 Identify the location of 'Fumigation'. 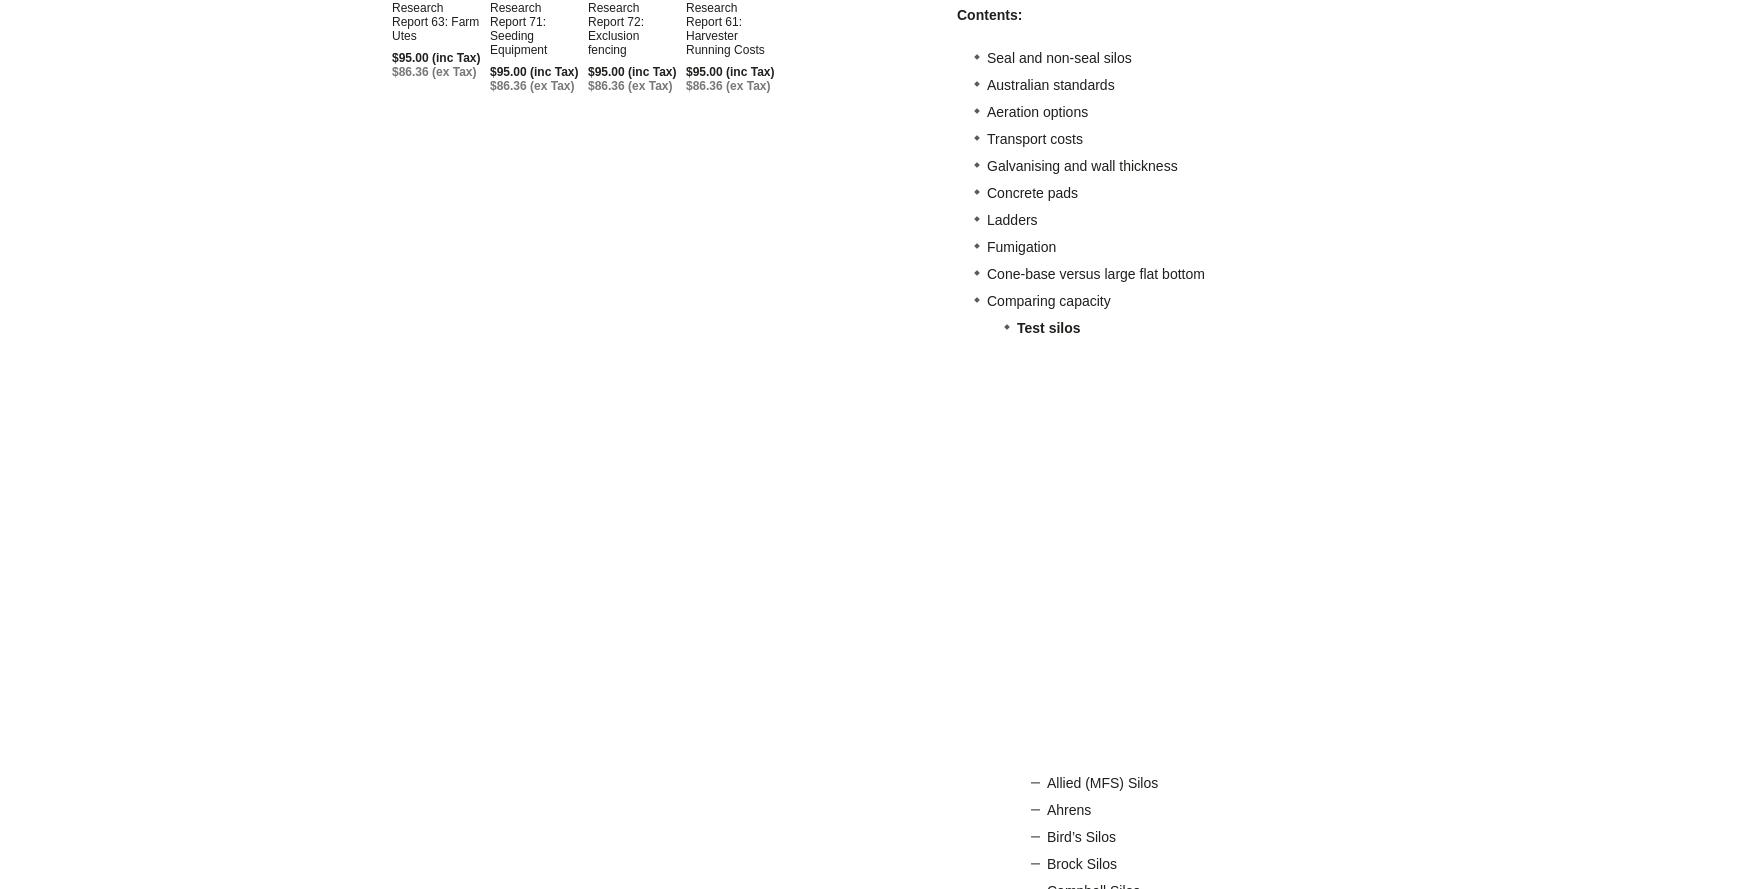
(1020, 245).